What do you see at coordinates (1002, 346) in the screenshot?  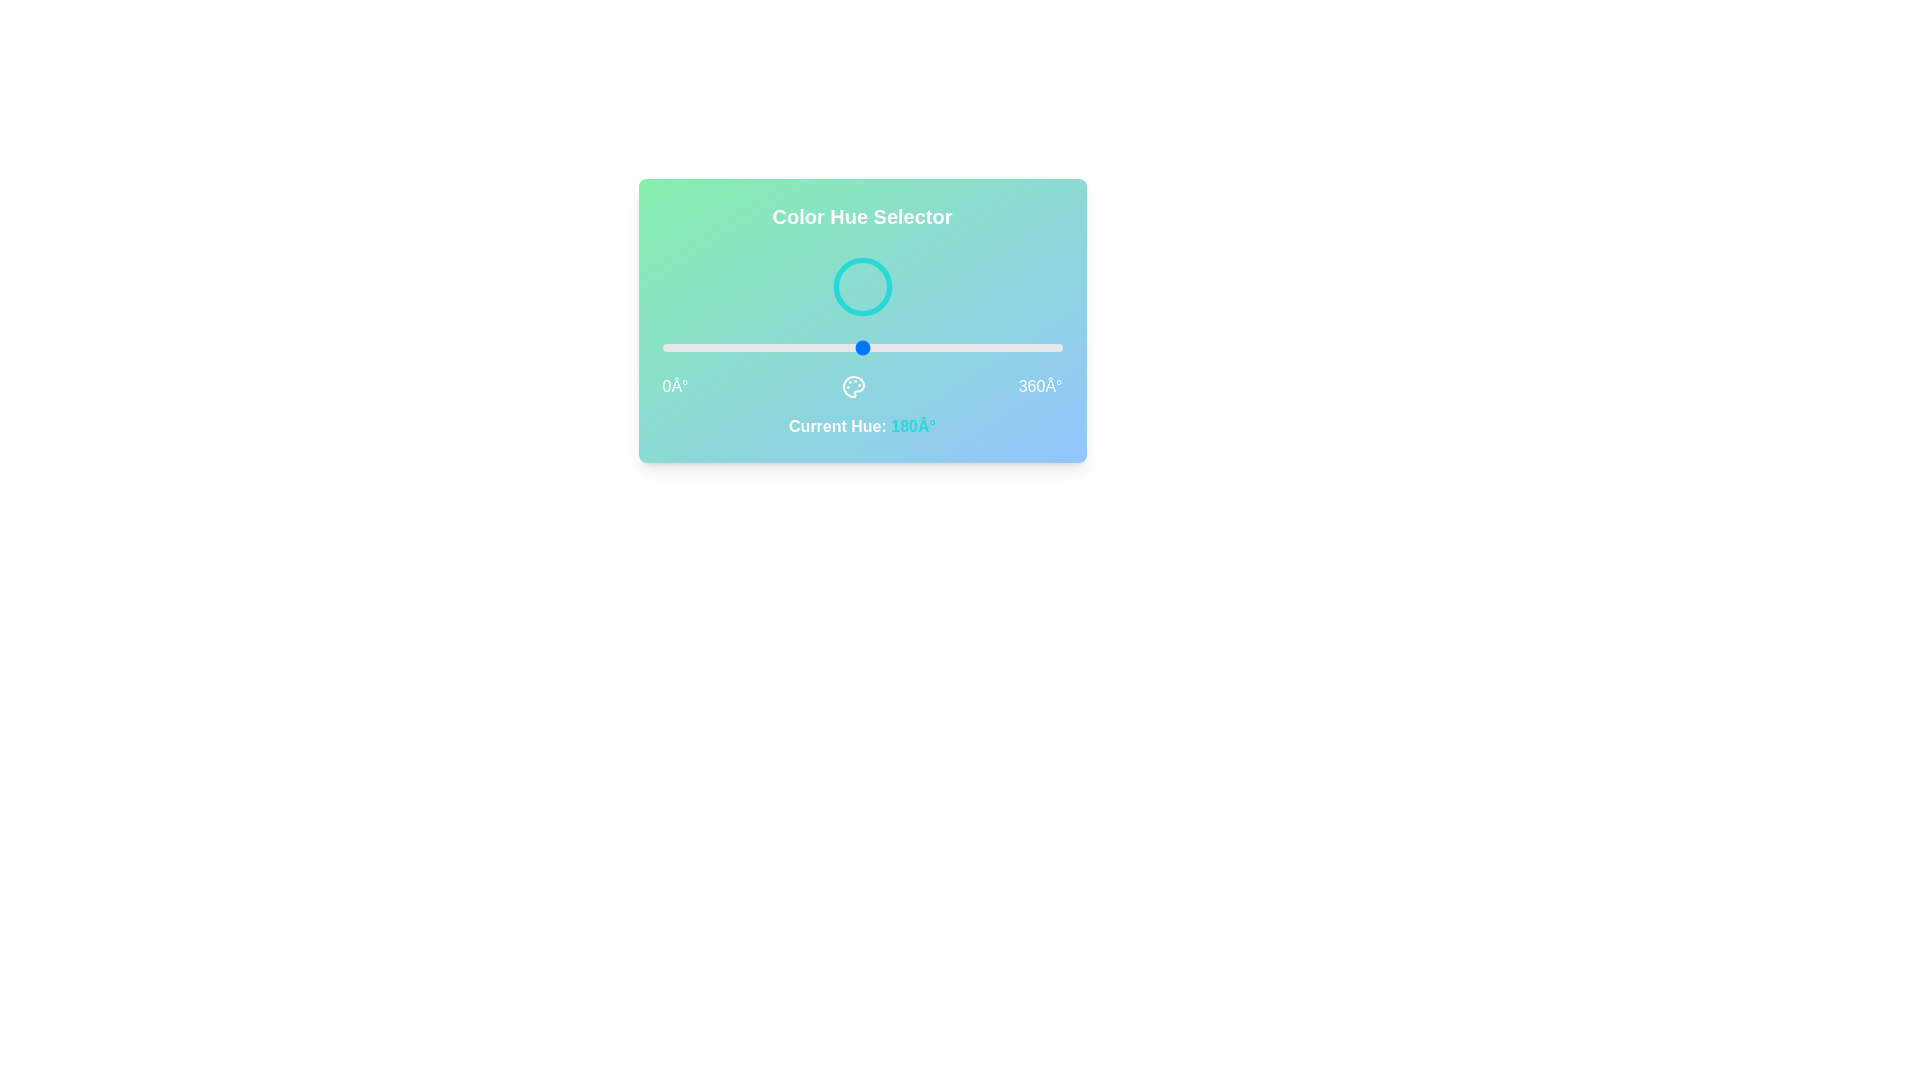 I see `the hue to 306° by dragging the slider` at bounding box center [1002, 346].